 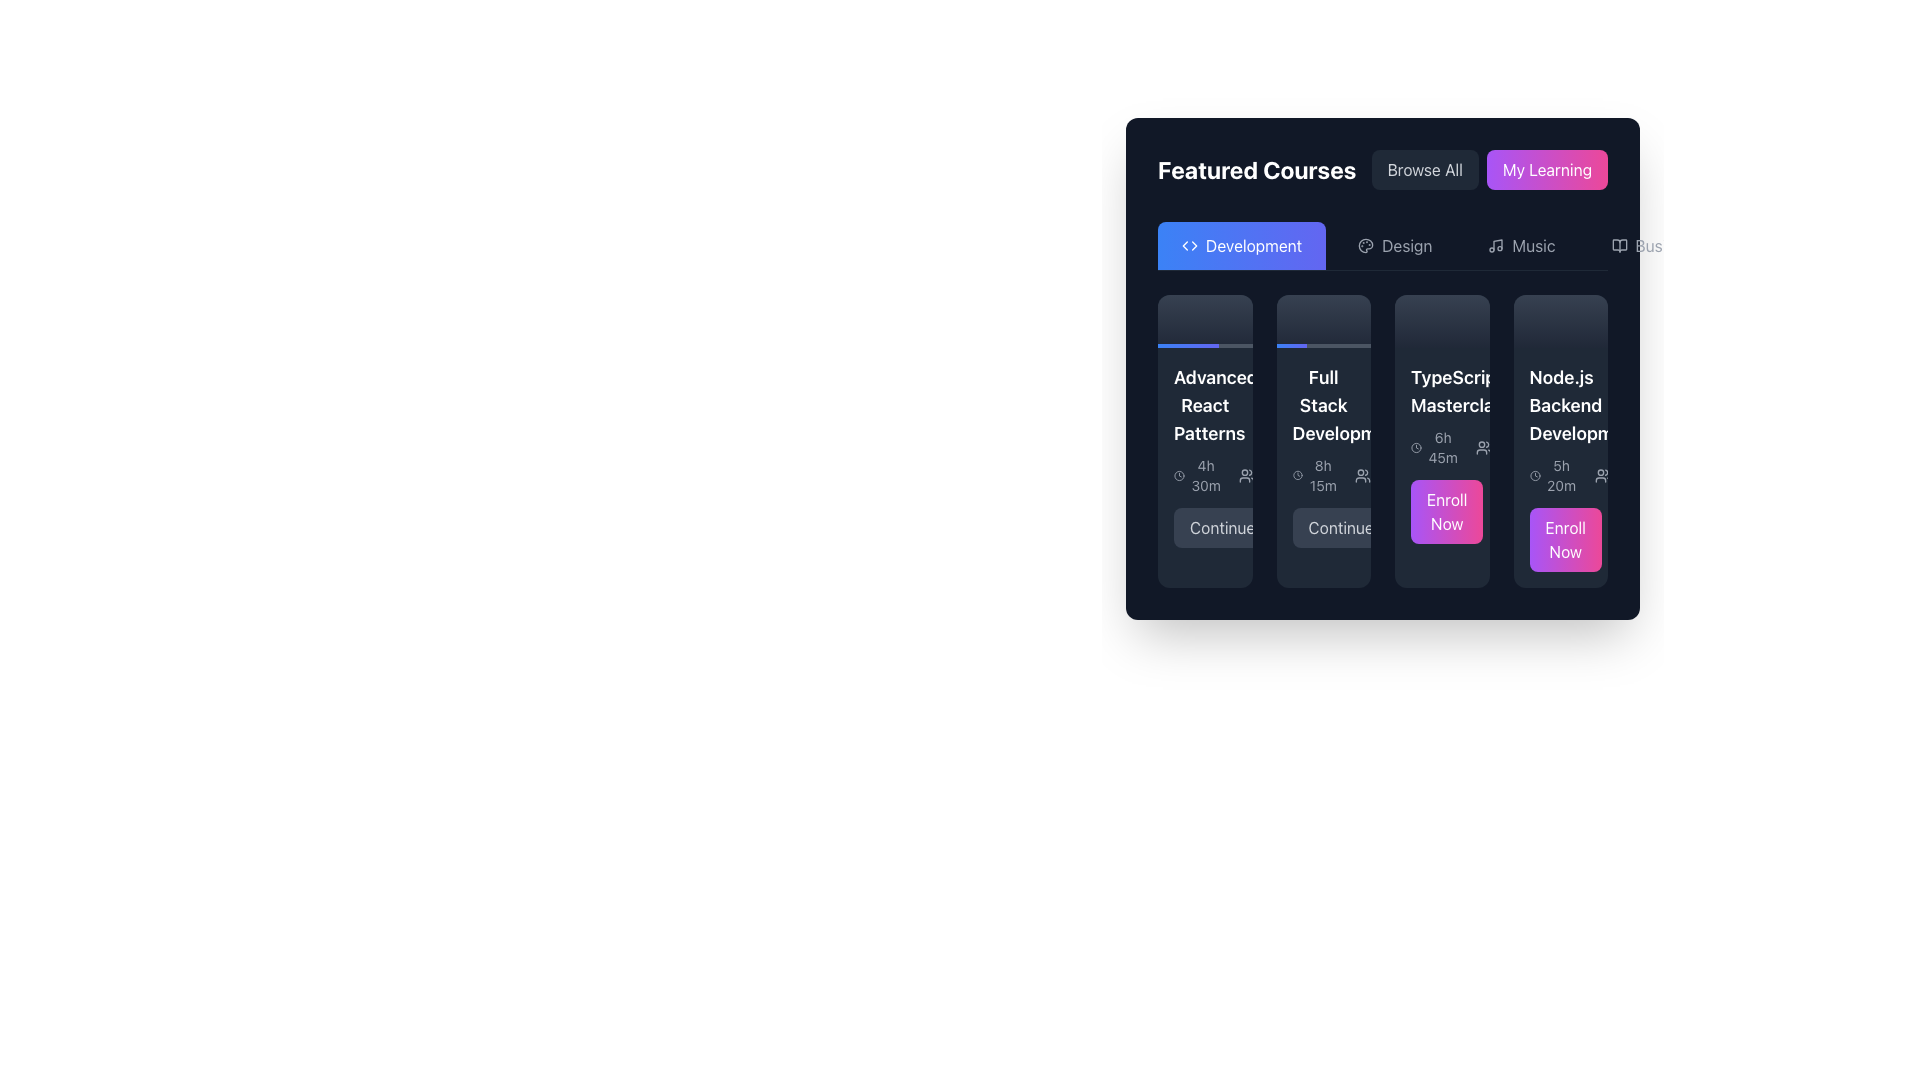 I want to click on the button located at the bottom center of the 'Advanced React Patterns' course card, so click(x=1204, y=527).